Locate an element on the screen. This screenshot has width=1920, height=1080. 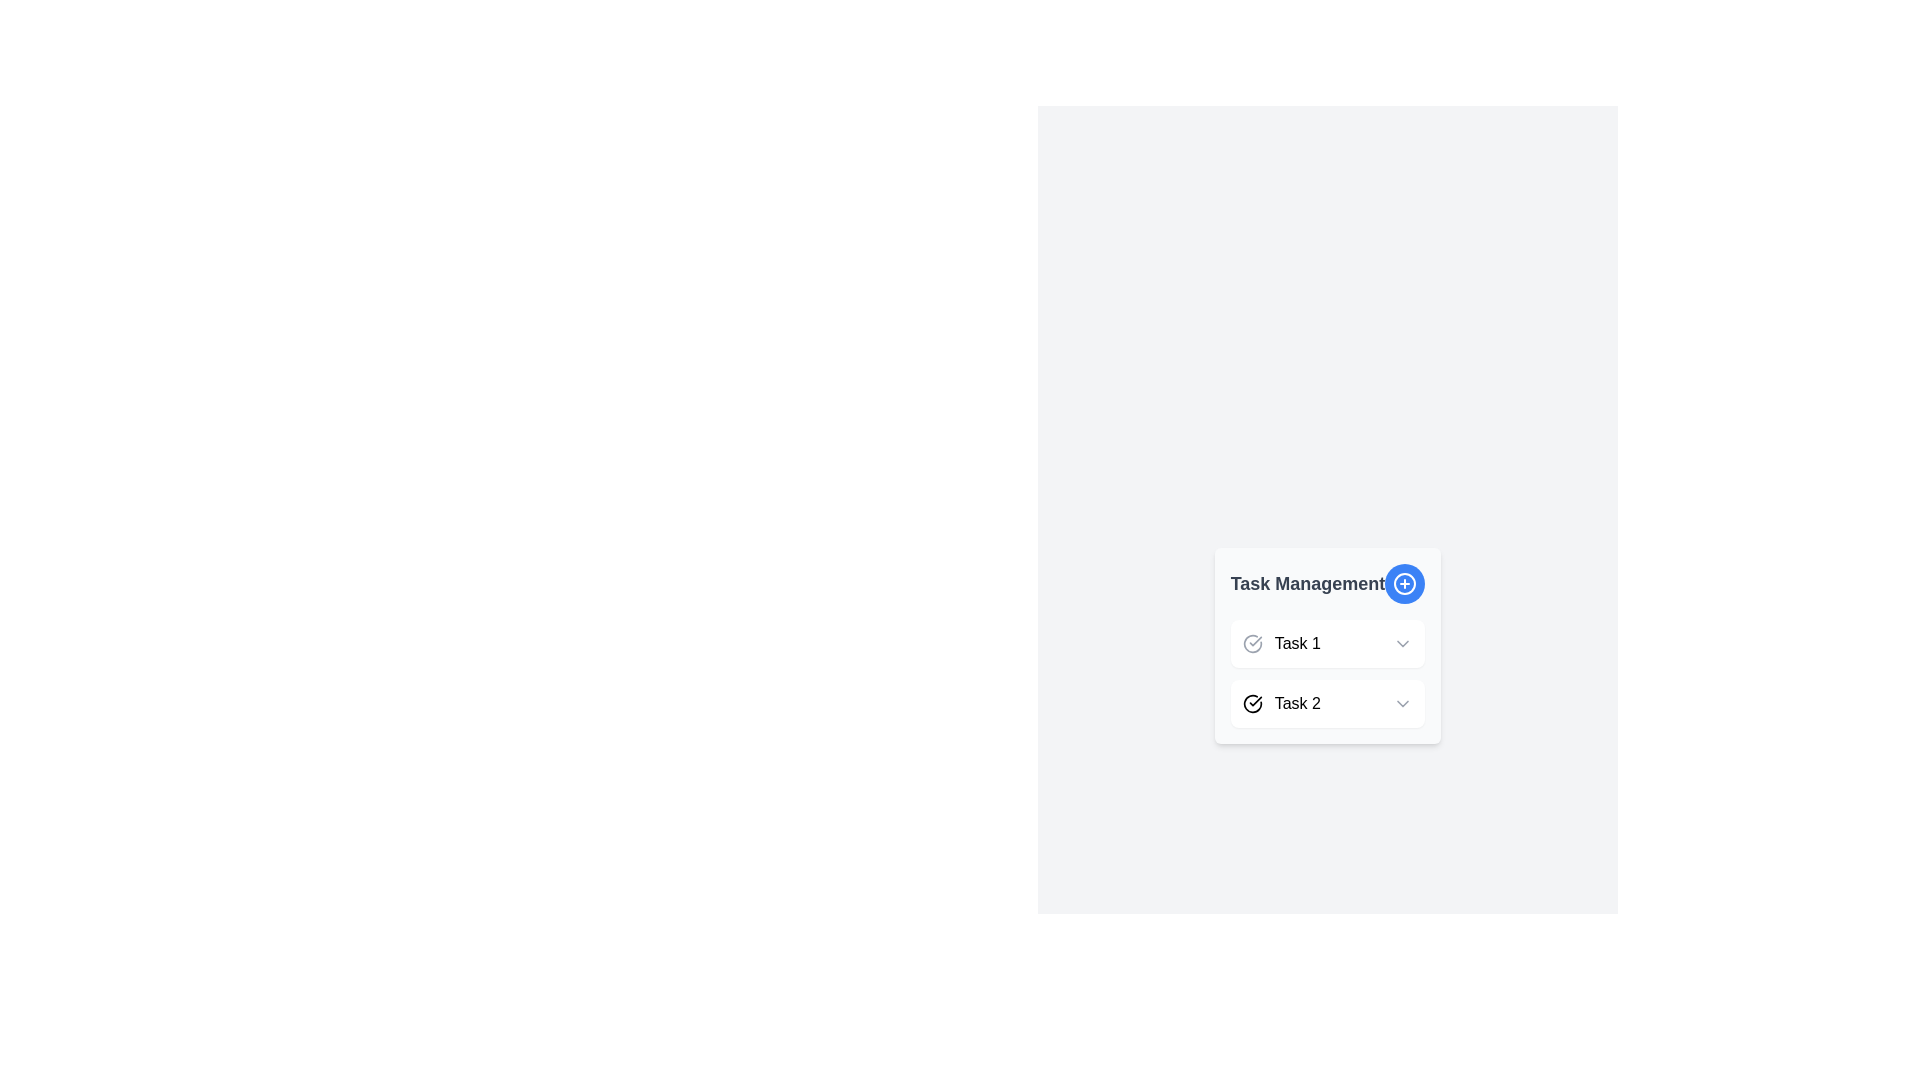
the text label that represents the title of the first task in the task management list is located at coordinates (1281, 644).